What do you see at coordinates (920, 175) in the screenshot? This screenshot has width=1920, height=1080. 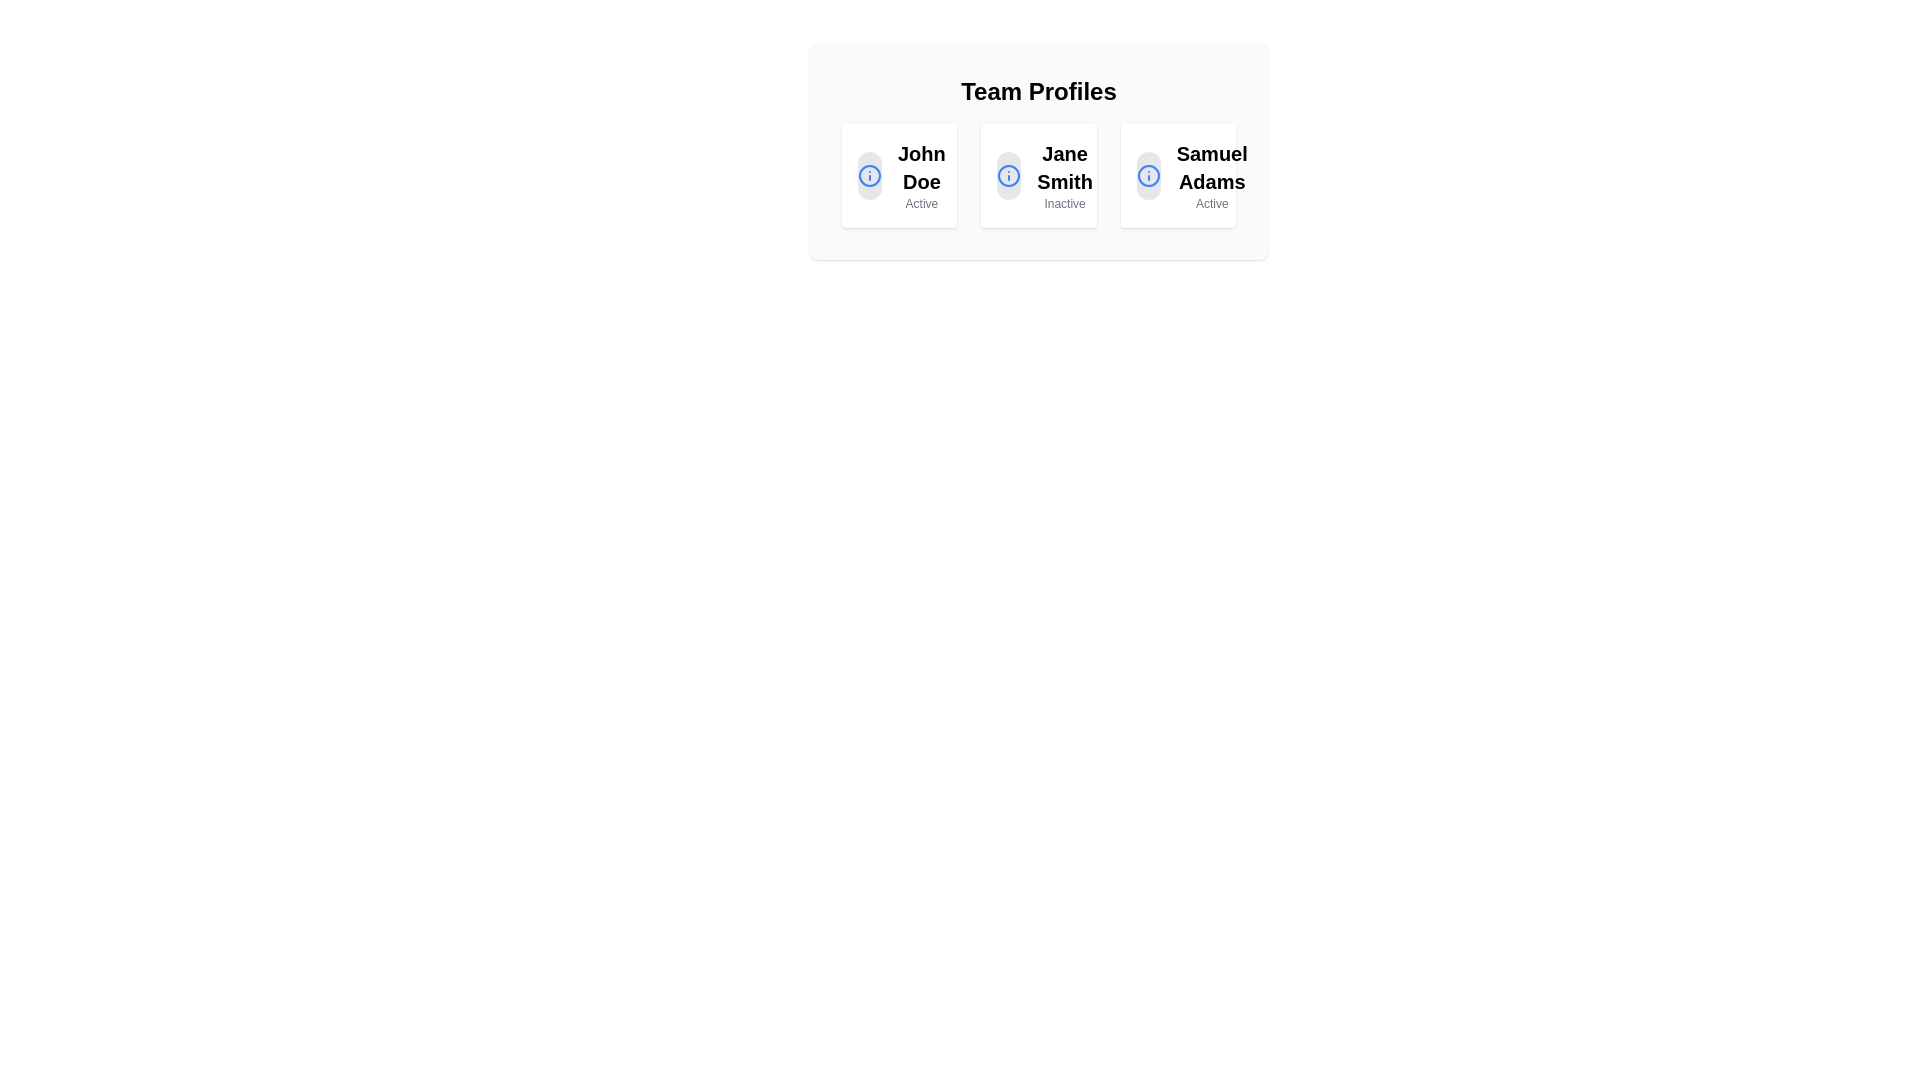 I see `information displayed in the Text Label element that shows 'John Doe' with the status 'Active', located to the right of a blue icon in the Team Profiles row` at bounding box center [920, 175].